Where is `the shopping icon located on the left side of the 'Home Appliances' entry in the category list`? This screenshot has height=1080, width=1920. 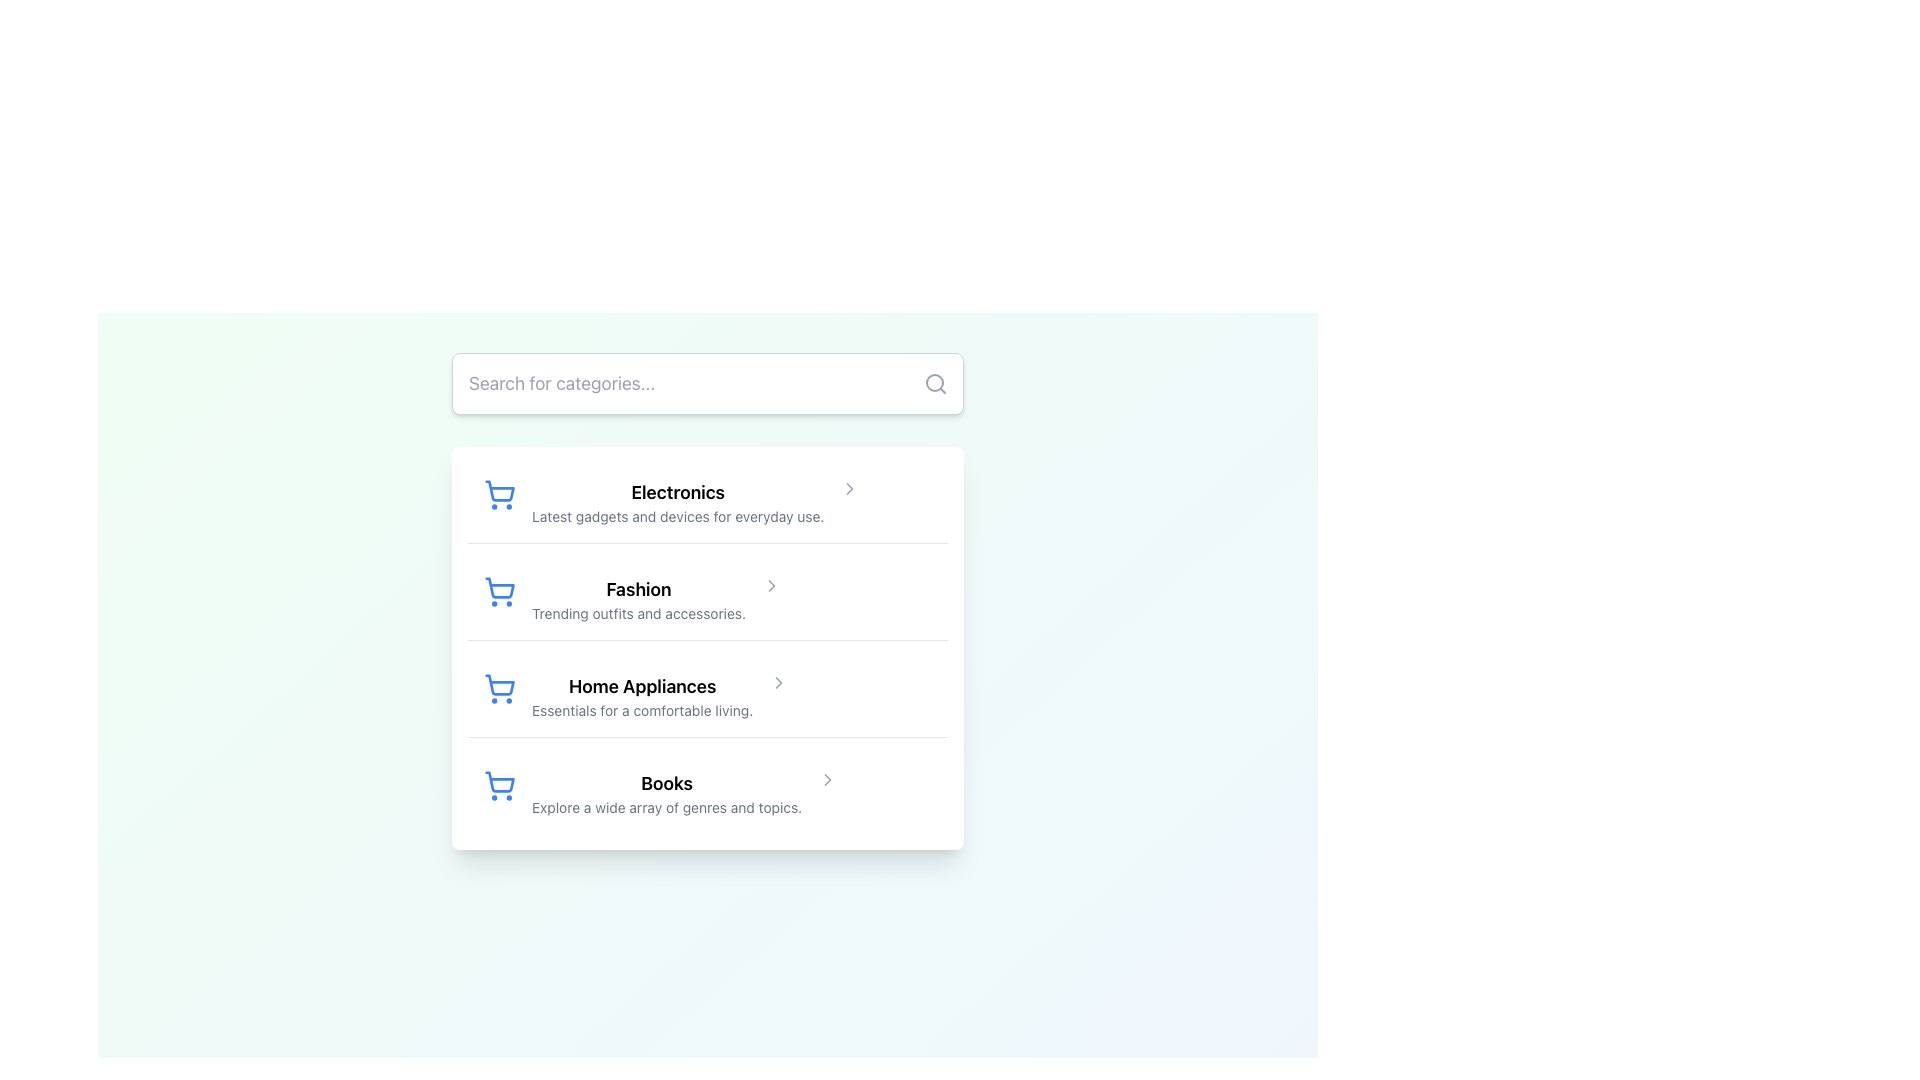 the shopping icon located on the left side of the 'Home Appliances' entry in the category list is located at coordinates (499, 688).